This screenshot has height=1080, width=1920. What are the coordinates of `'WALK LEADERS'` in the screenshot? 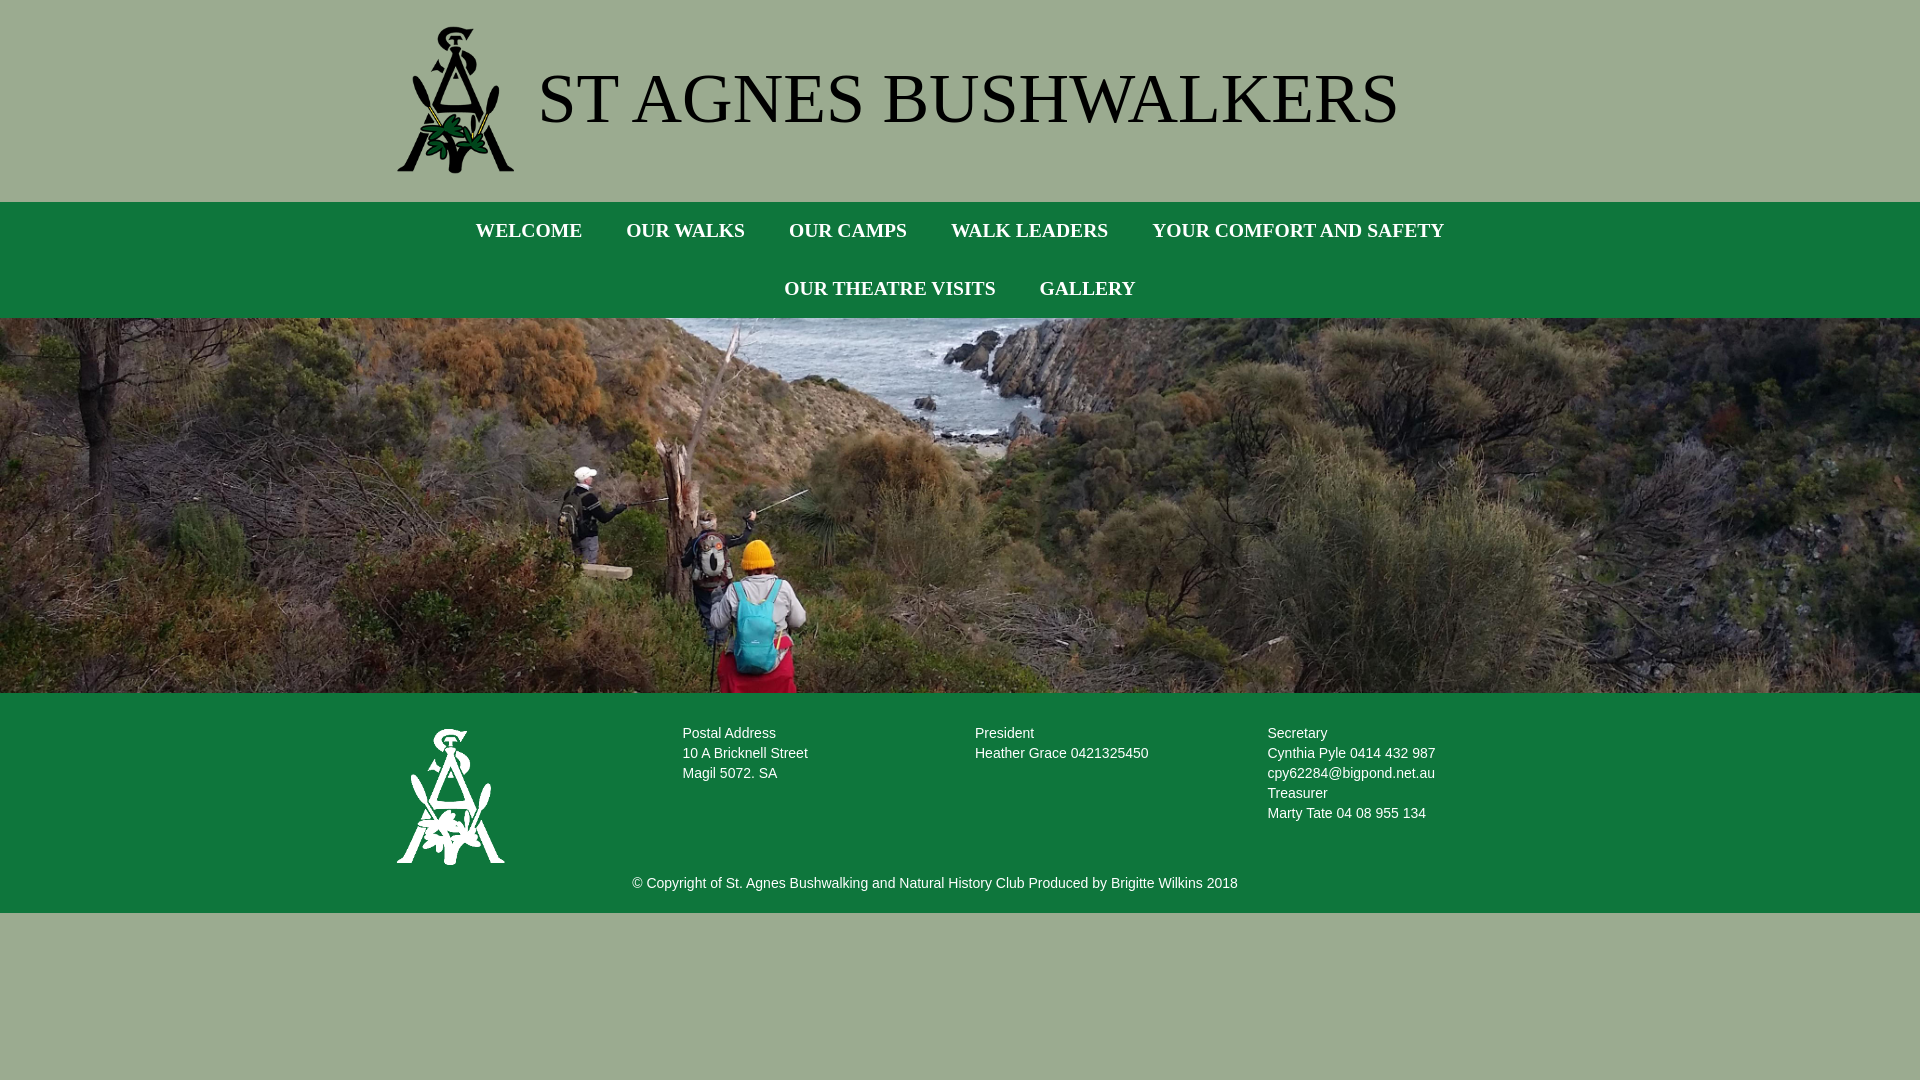 It's located at (1029, 230).